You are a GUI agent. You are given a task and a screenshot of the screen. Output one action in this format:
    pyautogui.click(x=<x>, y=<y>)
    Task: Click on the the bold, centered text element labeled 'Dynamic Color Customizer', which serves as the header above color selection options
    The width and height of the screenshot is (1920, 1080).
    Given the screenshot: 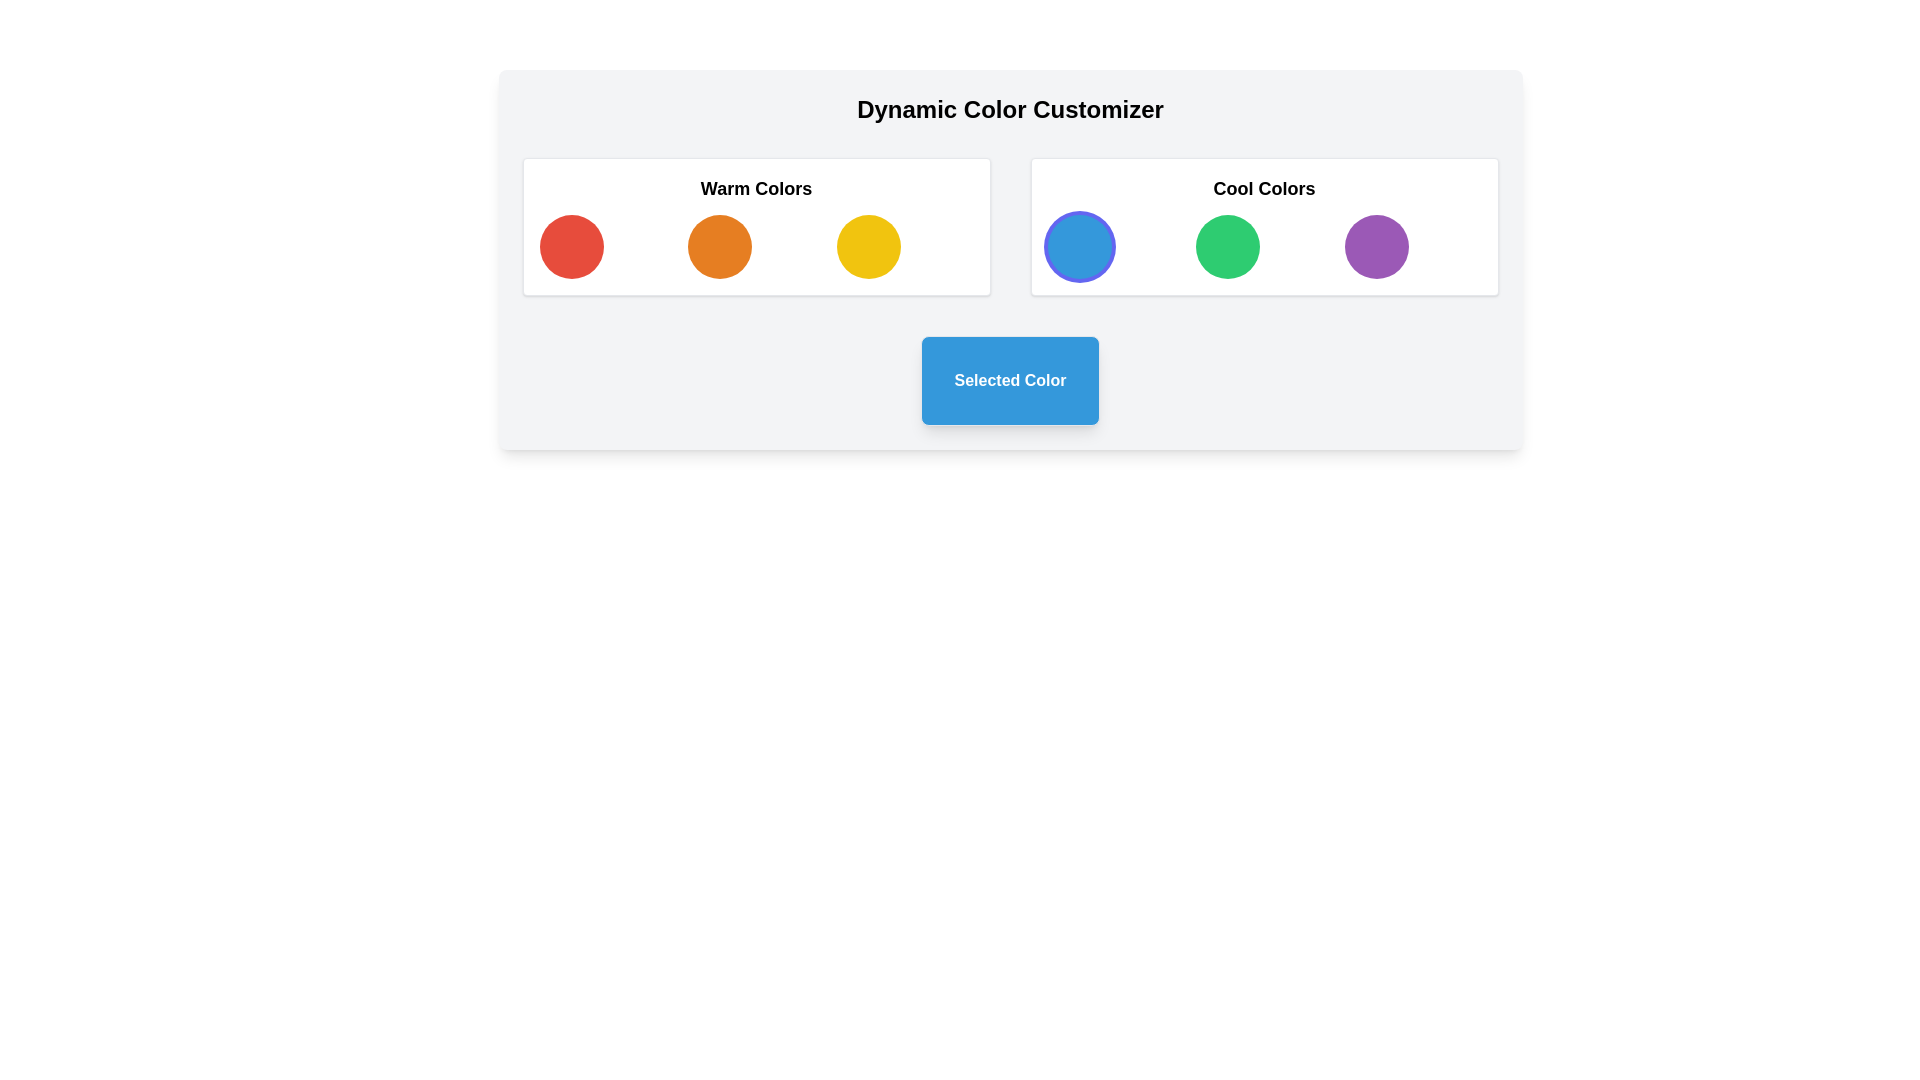 What is the action you would take?
    pyautogui.click(x=1010, y=110)
    